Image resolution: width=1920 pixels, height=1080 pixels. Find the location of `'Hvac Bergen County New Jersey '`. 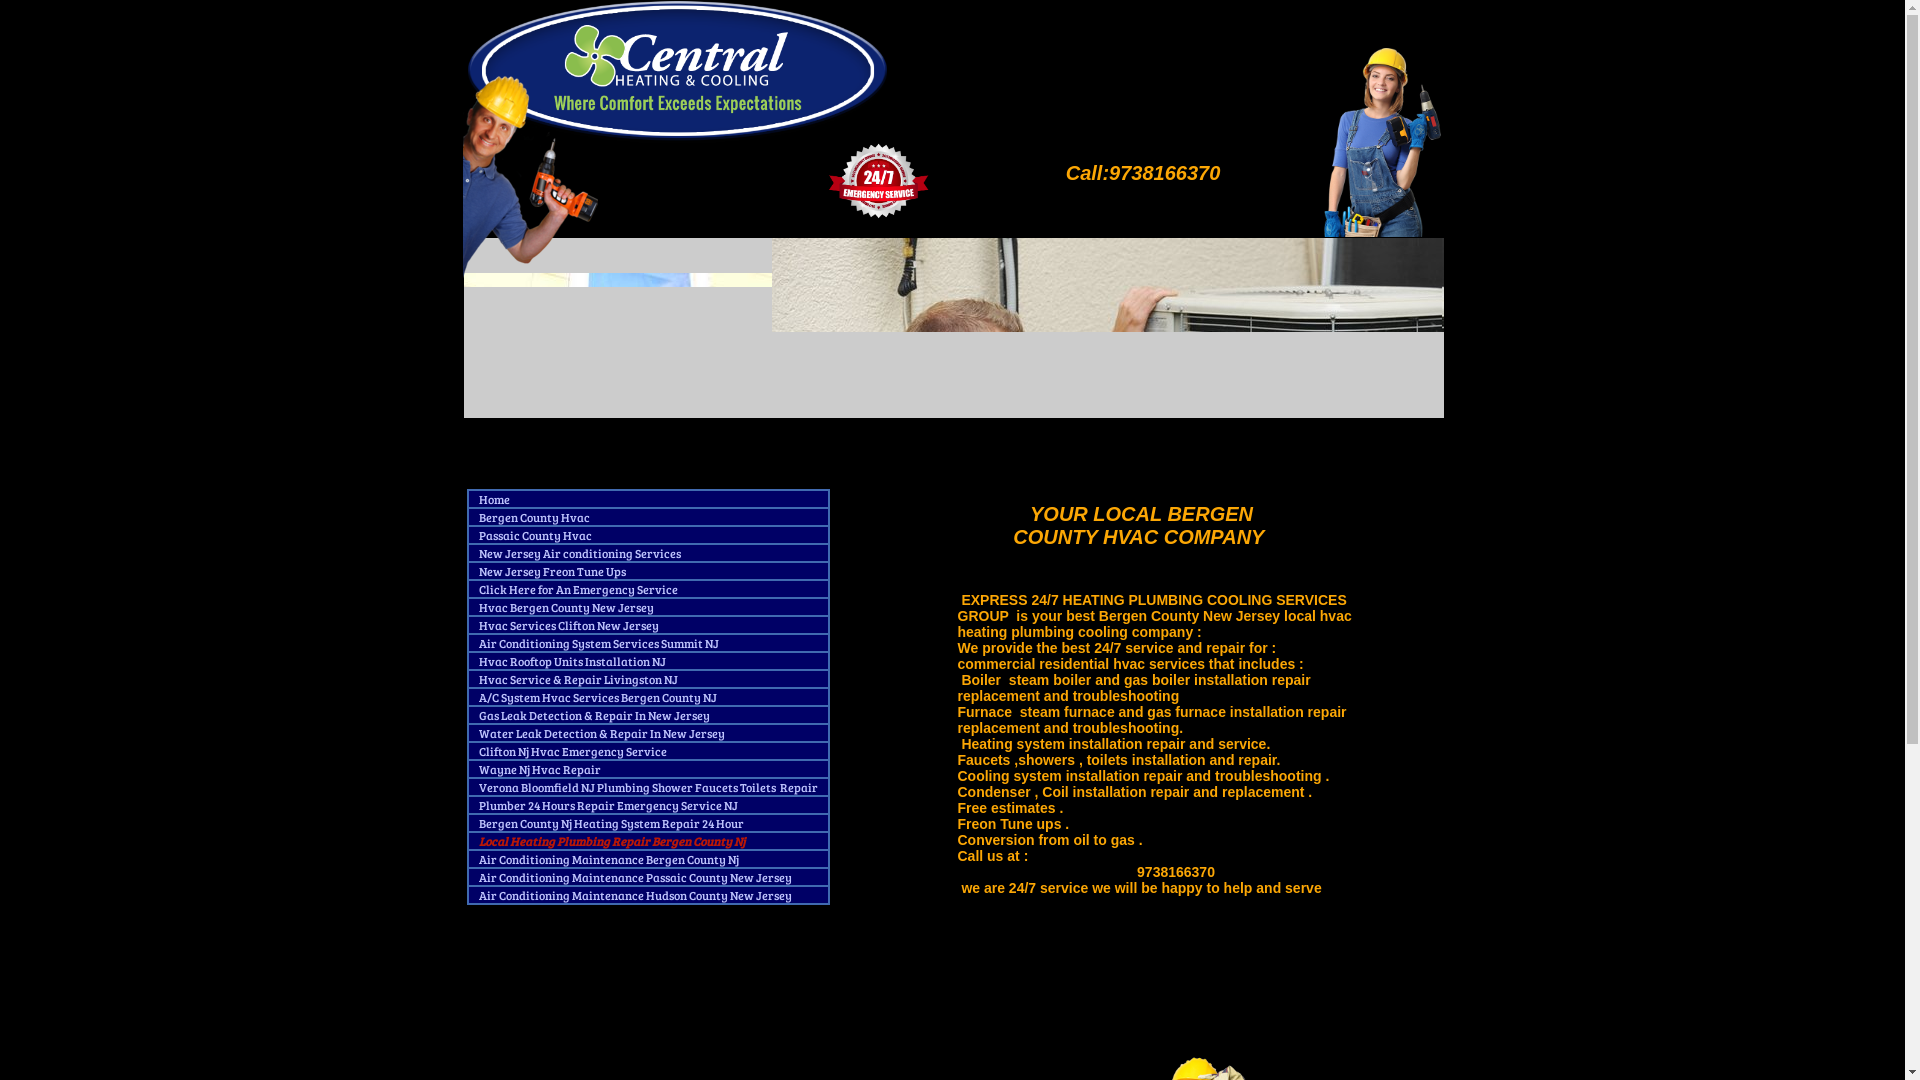

'Hvac Bergen County New Jersey ' is located at coordinates (565, 610).